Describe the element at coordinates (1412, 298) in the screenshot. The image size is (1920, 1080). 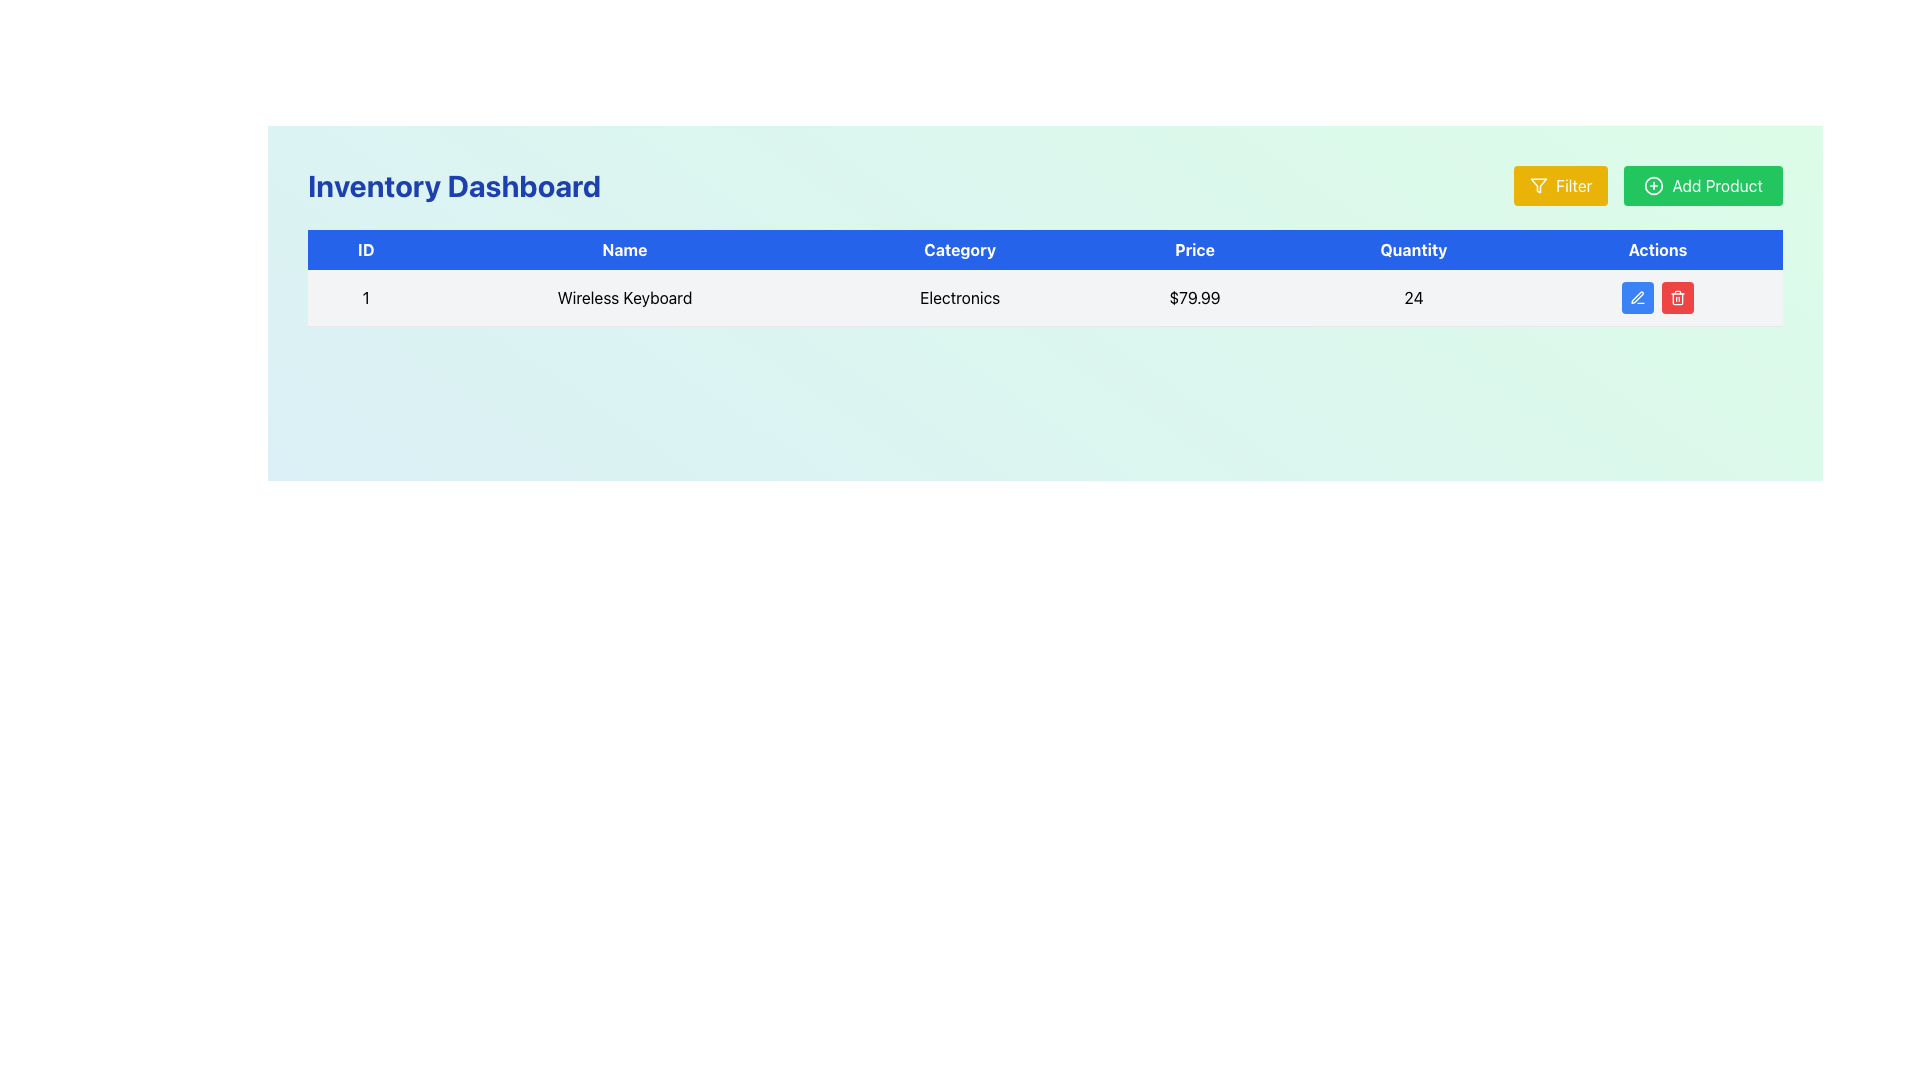
I see `the numeric label displaying '24' in the 'Quantity' column of the table for the 'Wireless Keyboard' product` at that location.